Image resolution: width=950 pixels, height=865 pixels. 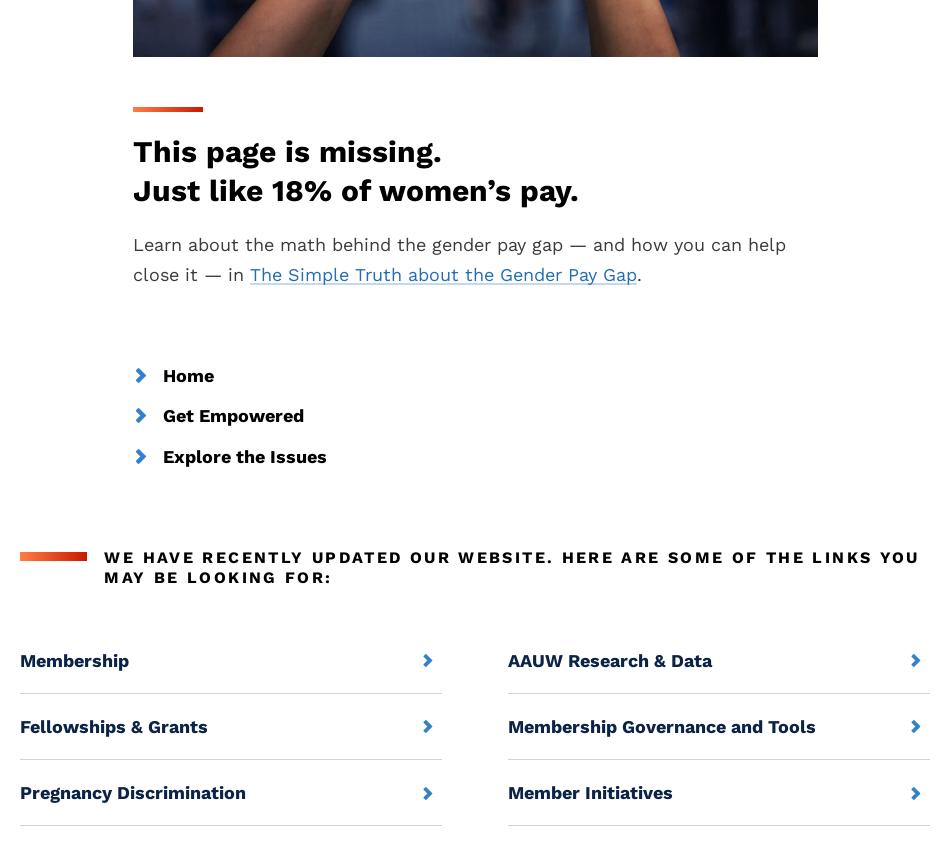 What do you see at coordinates (232, 415) in the screenshot?
I see `'Get Empowered'` at bounding box center [232, 415].